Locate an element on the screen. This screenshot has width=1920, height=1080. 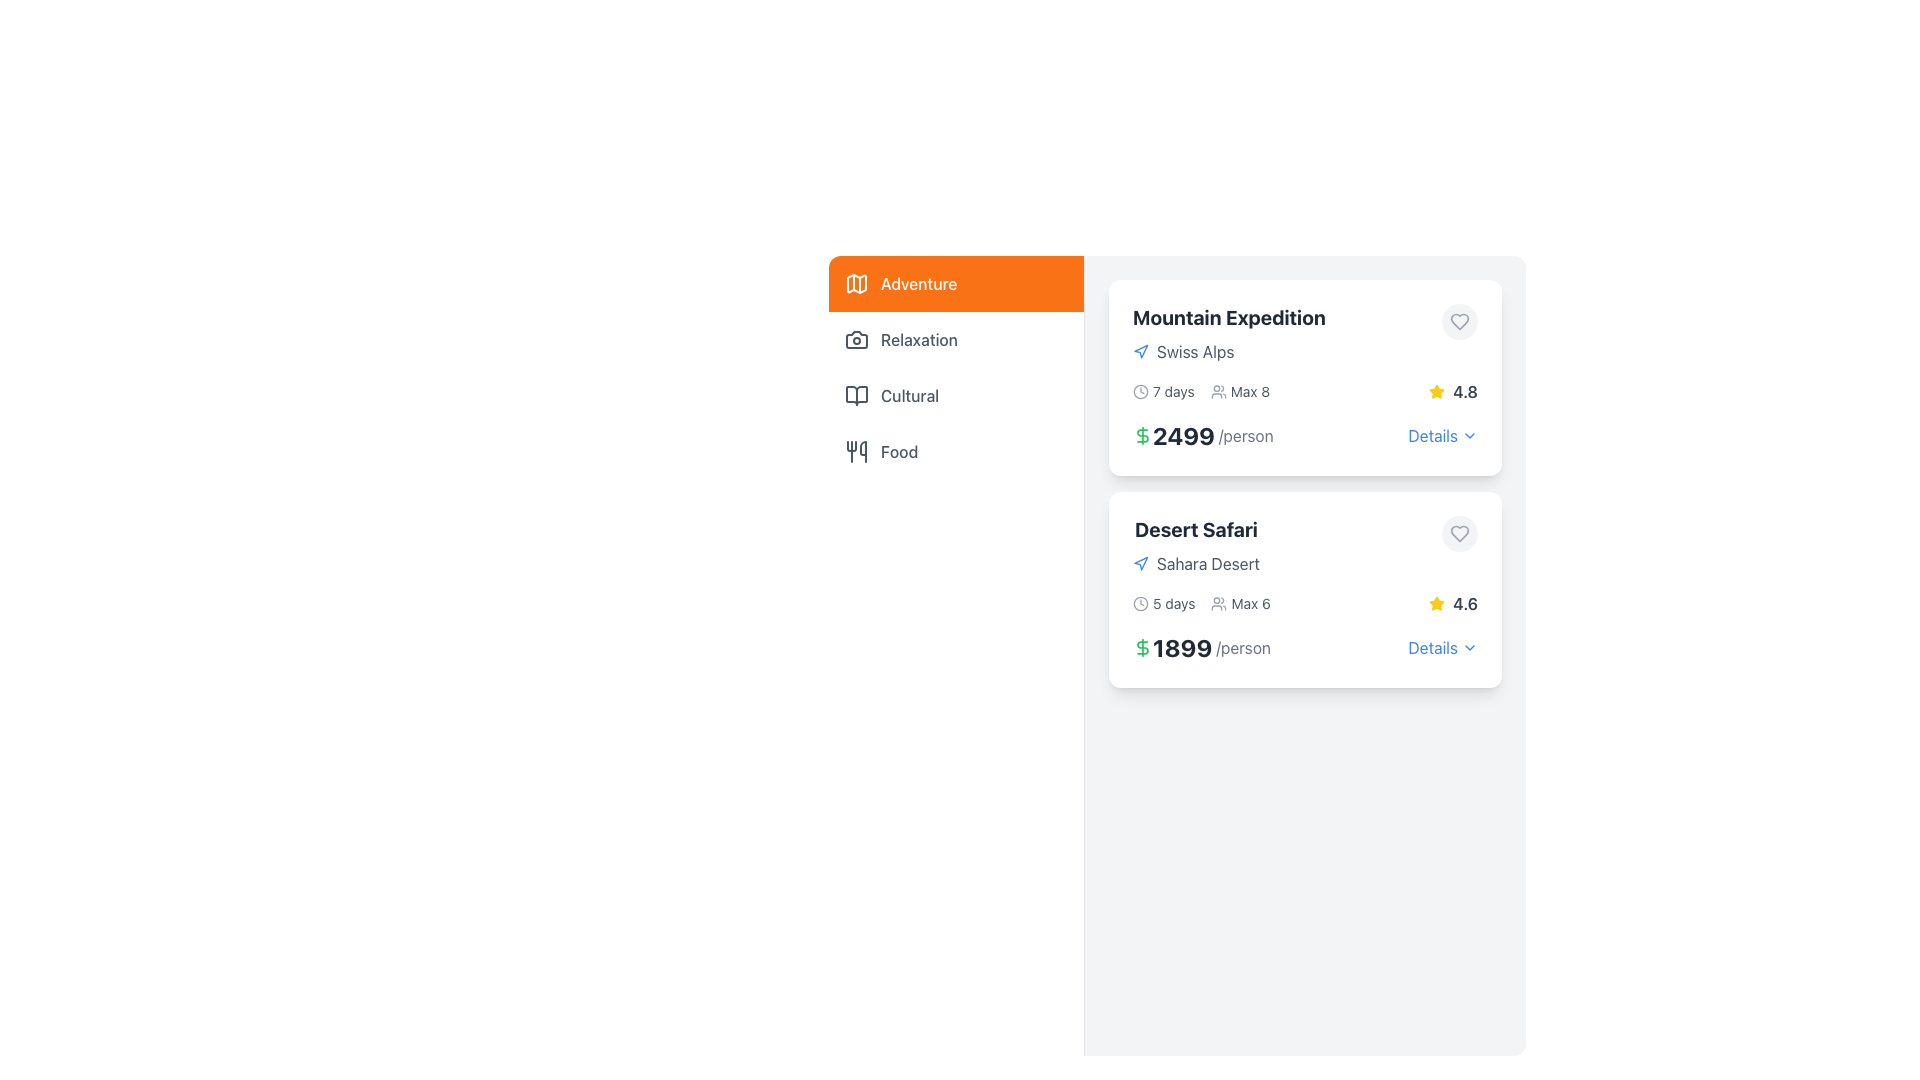
the open book icon located in the sidebar under the 'Cultural' label for contextual understanding is located at coordinates (857, 396).